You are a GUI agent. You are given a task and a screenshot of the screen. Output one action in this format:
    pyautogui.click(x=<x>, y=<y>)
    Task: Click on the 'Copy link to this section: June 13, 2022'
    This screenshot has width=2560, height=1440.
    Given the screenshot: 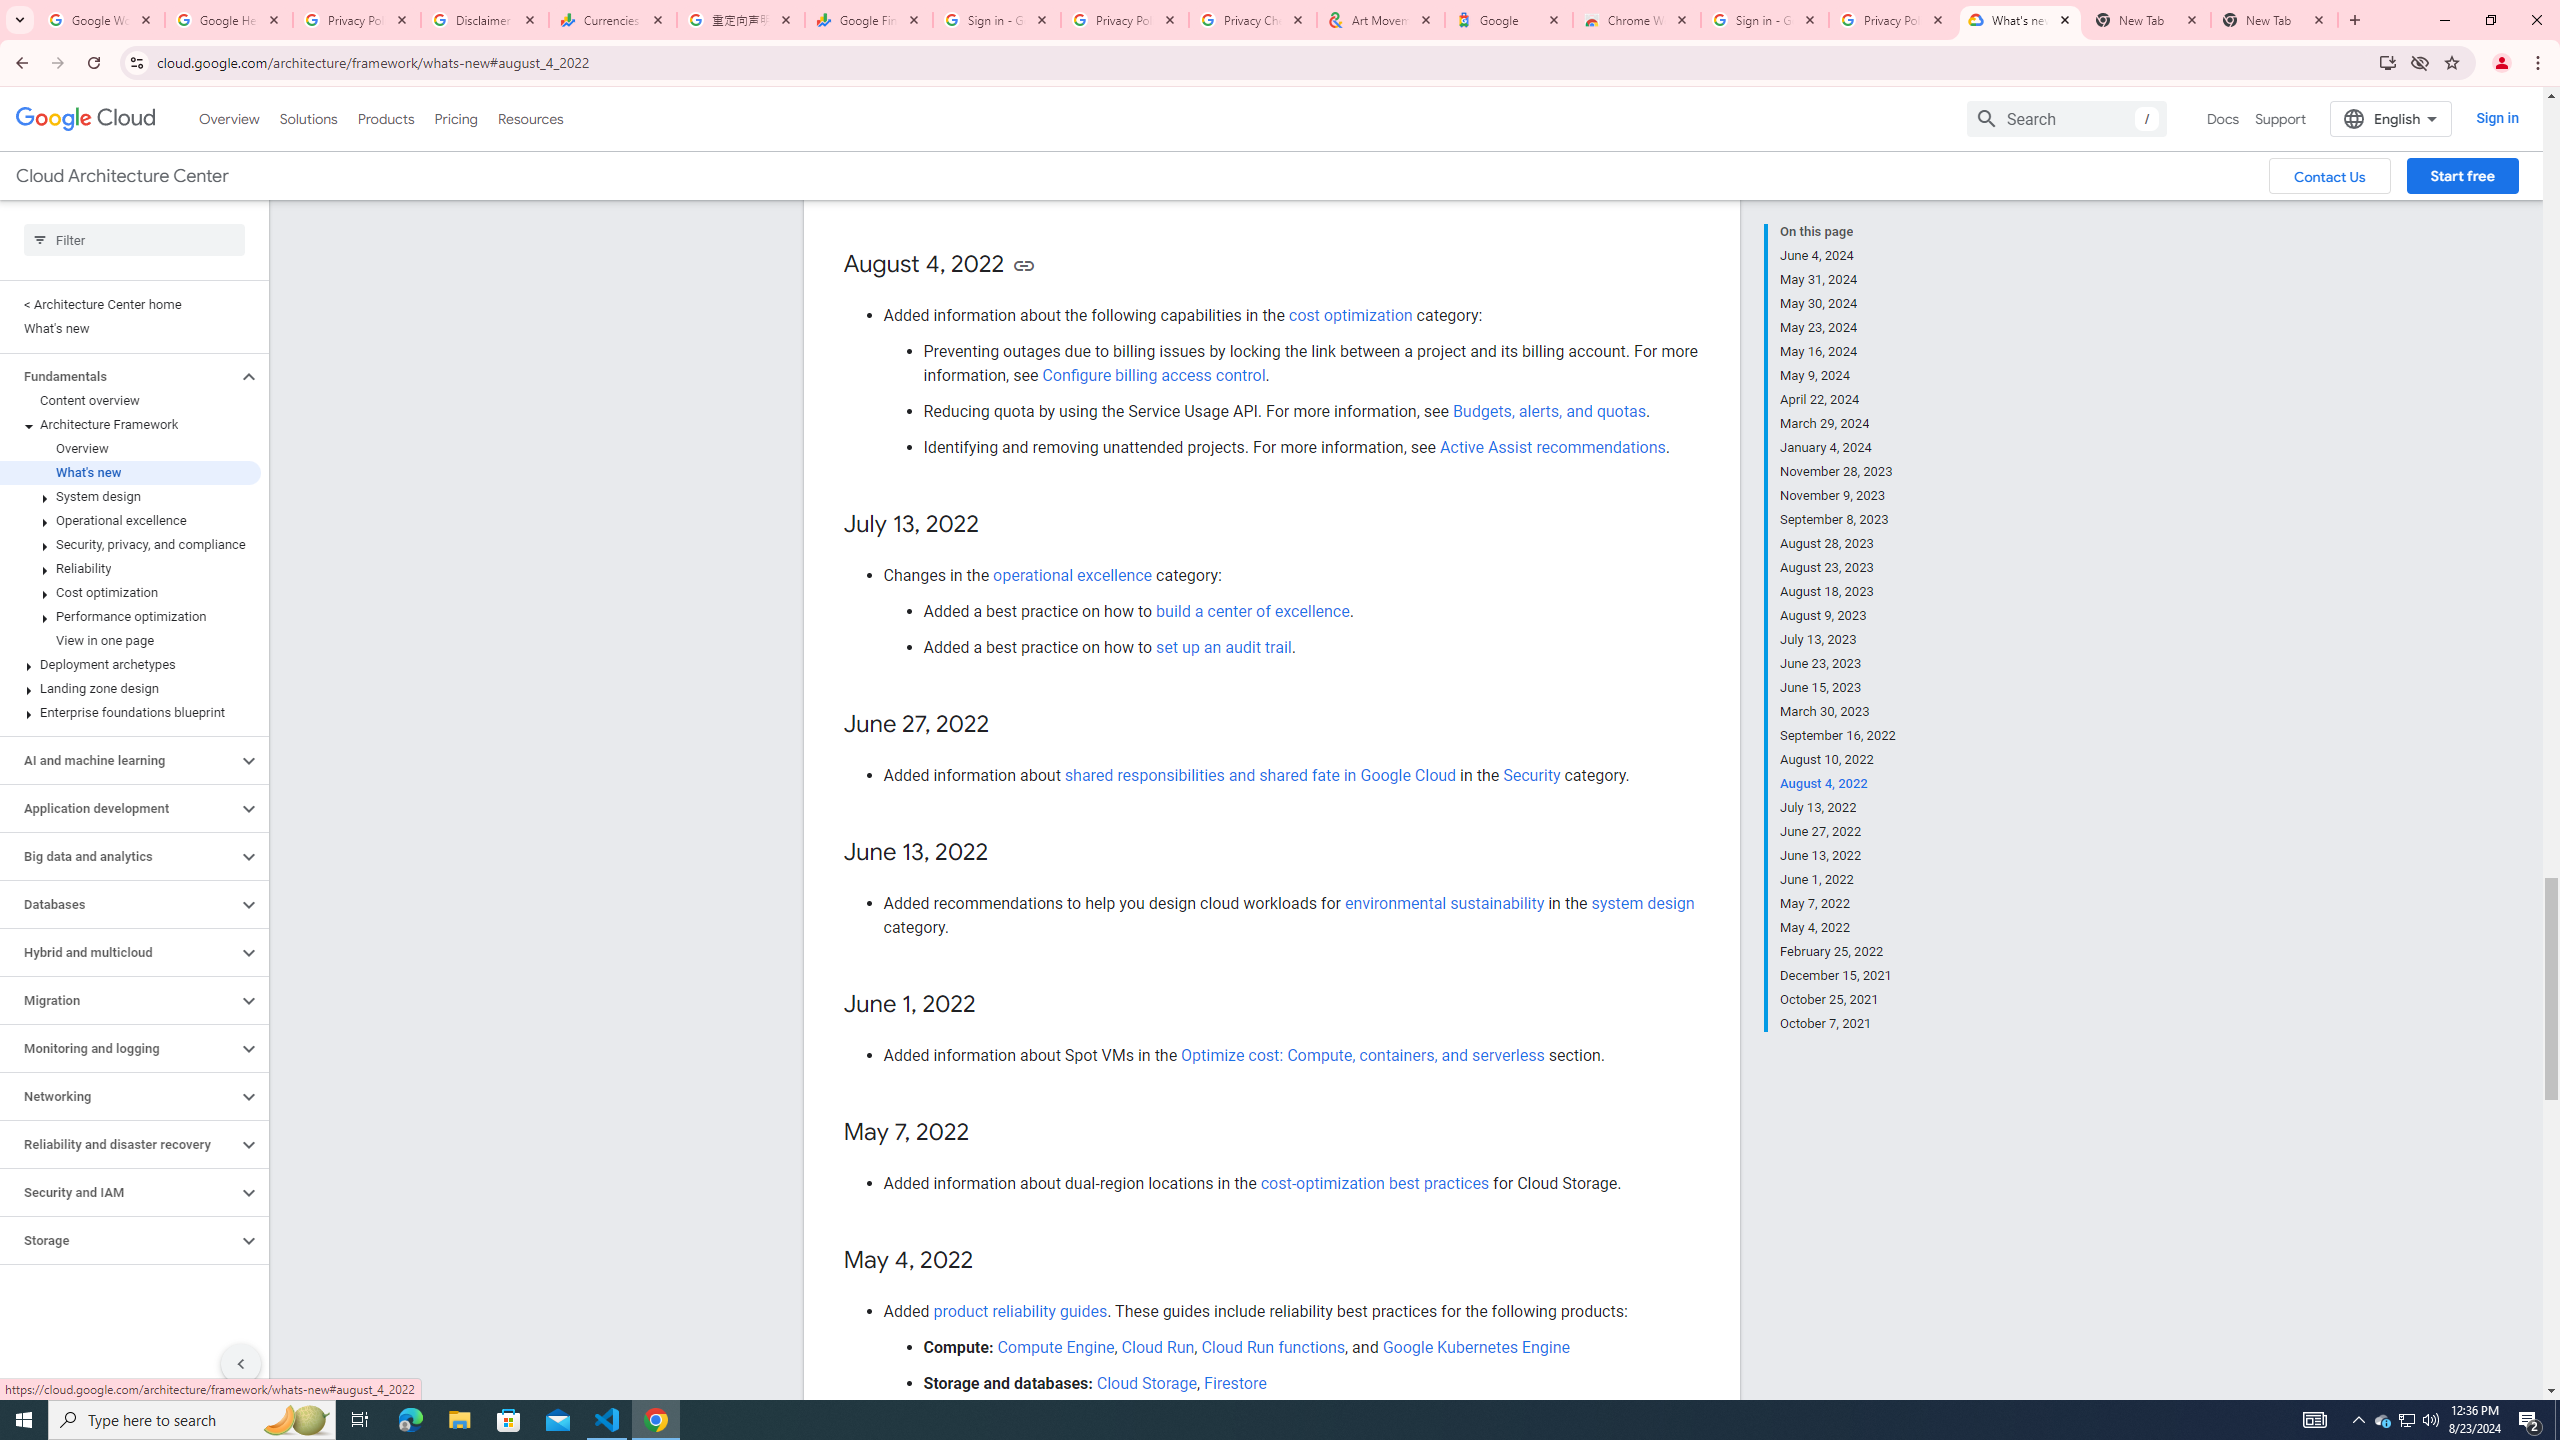 What is the action you would take?
    pyautogui.click(x=1007, y=853)
    